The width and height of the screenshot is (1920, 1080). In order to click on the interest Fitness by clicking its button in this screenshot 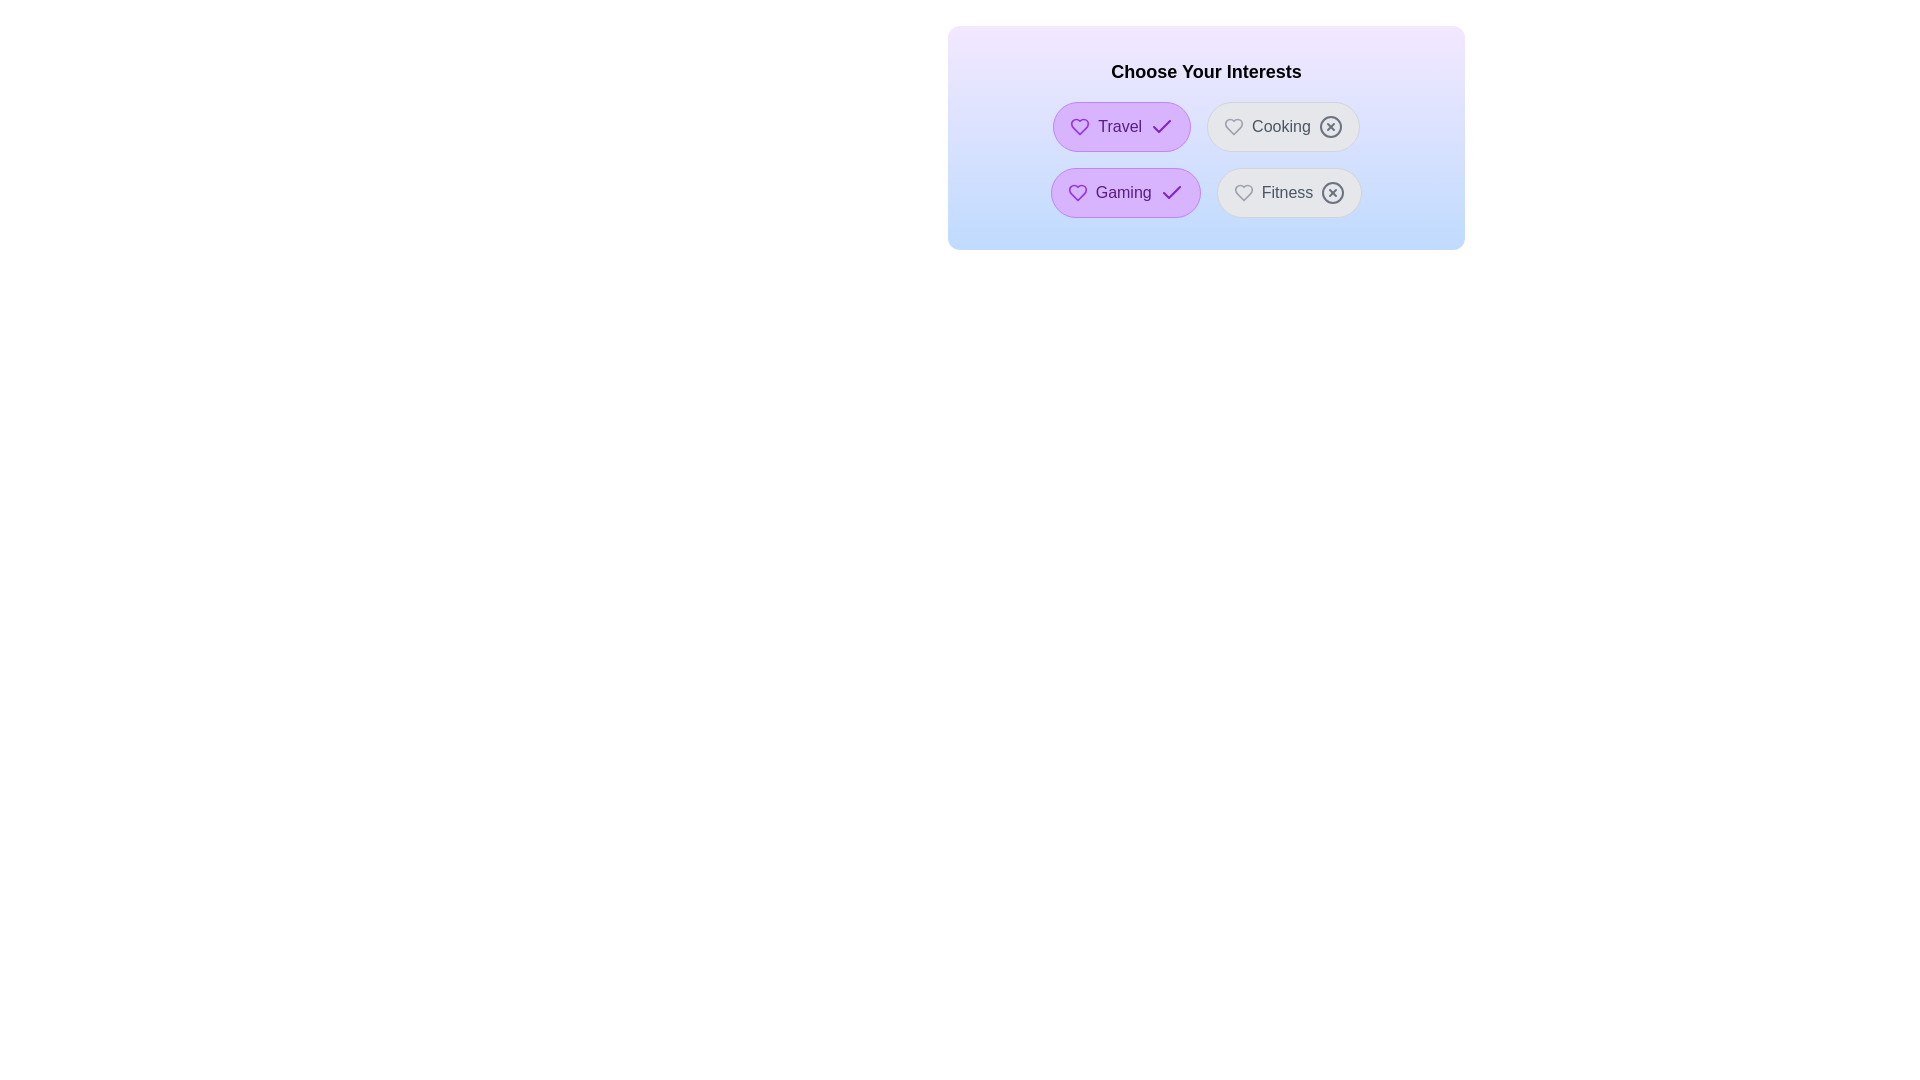, I will do `click(1289, 192)`.